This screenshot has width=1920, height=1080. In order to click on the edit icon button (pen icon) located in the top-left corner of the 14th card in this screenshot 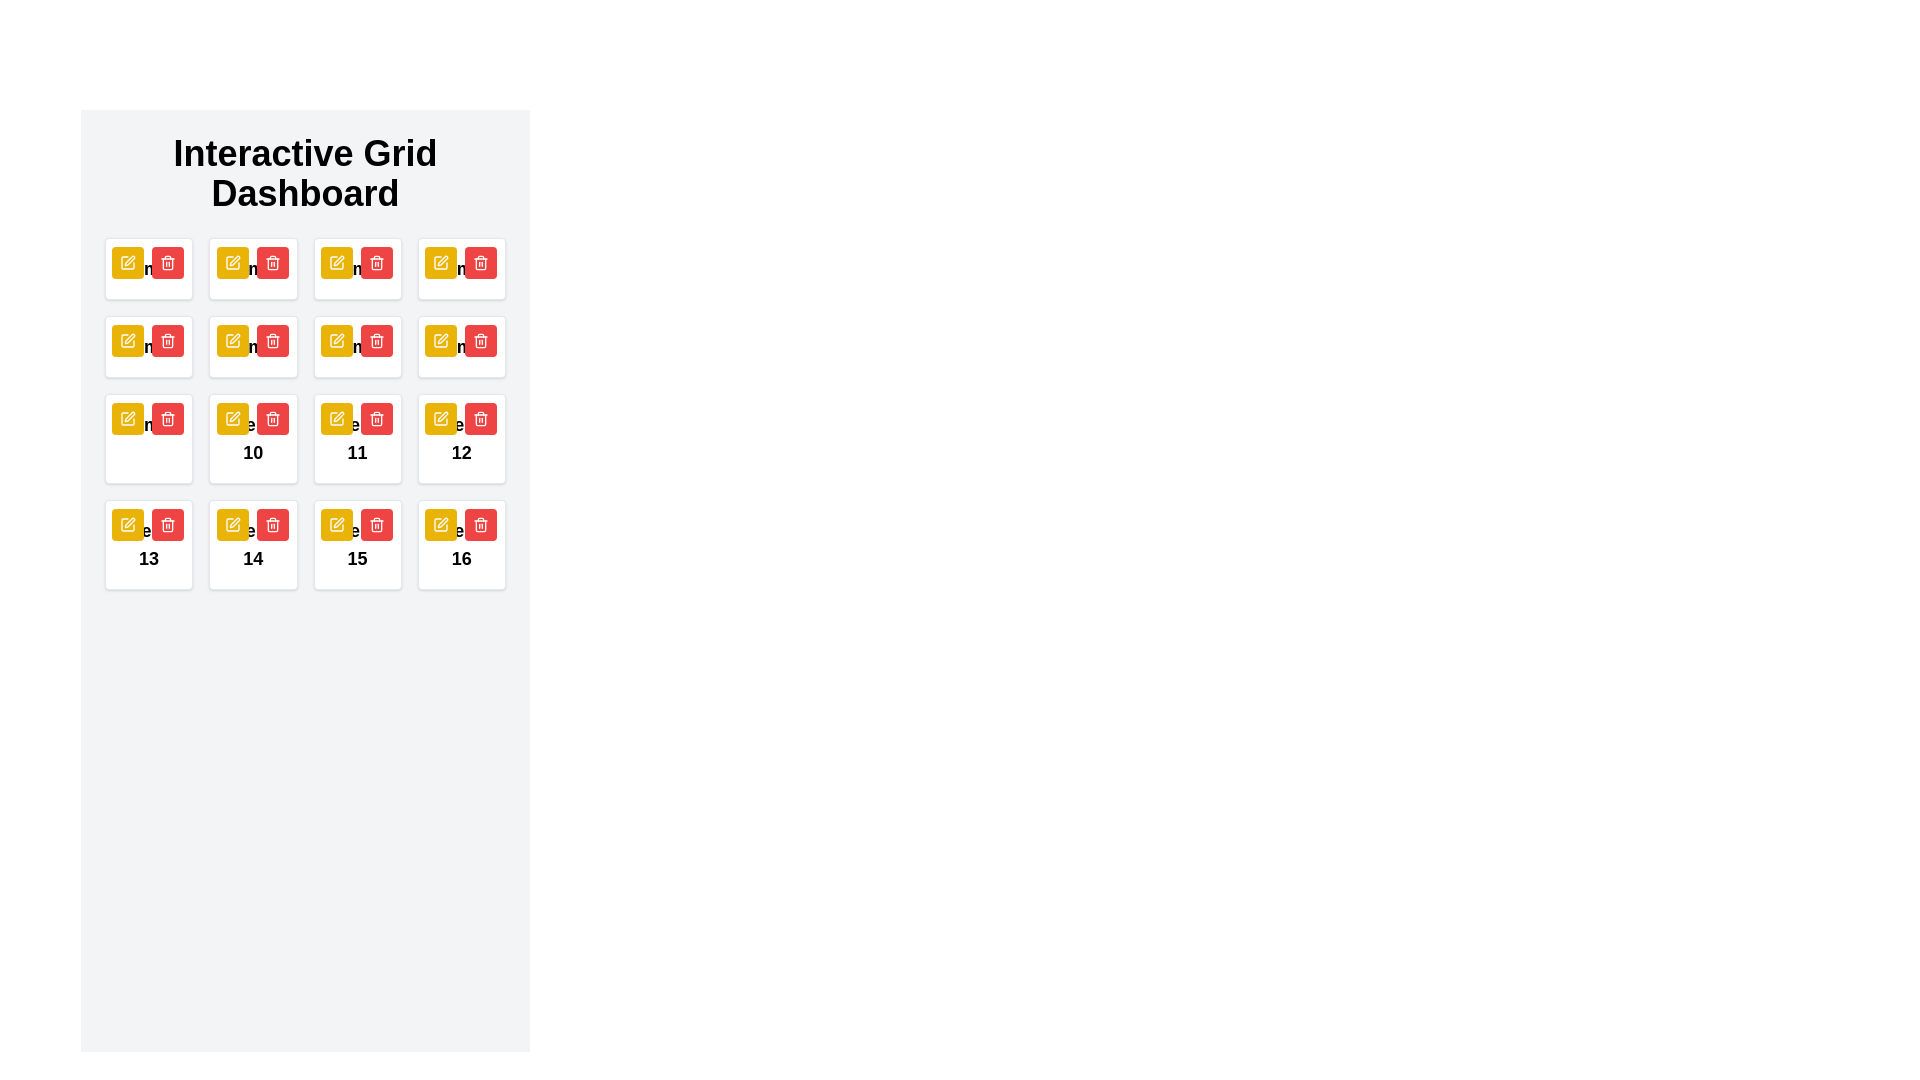, I will do `click(234, 522)`.